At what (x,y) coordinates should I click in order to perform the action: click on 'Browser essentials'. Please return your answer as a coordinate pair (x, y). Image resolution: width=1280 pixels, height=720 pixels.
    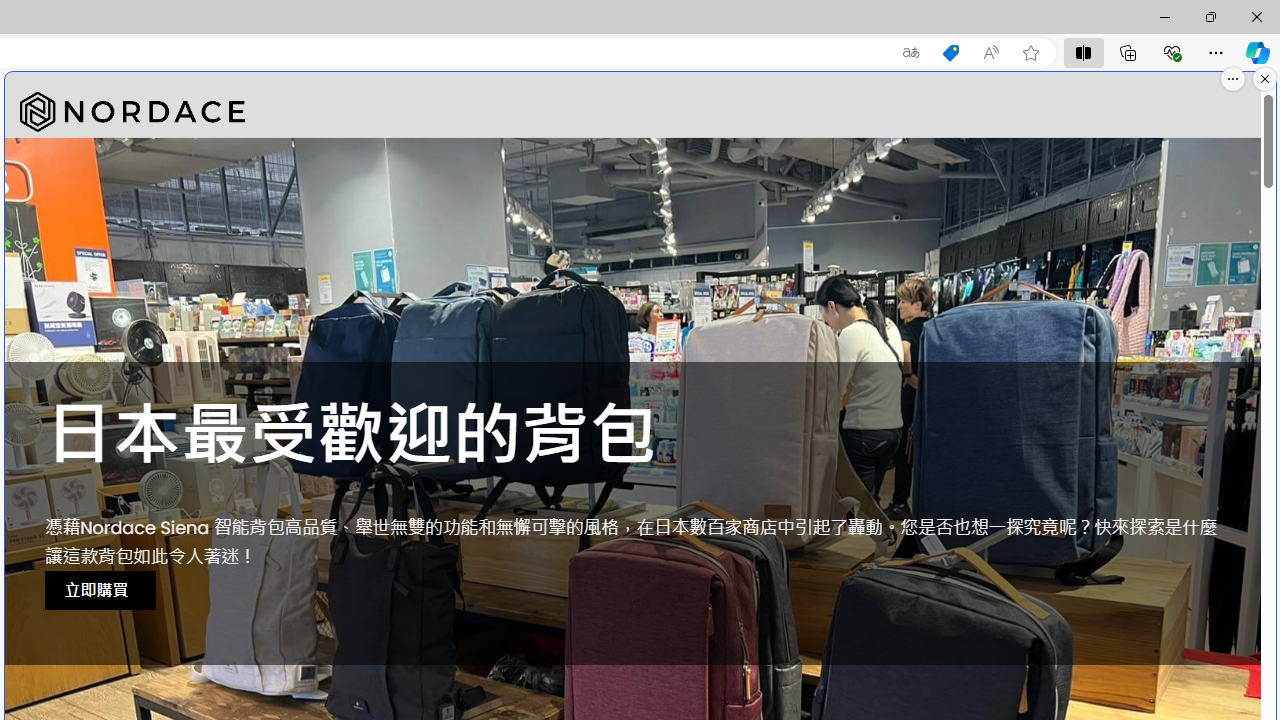
    Looking at the image, I should click on (1171, 51).